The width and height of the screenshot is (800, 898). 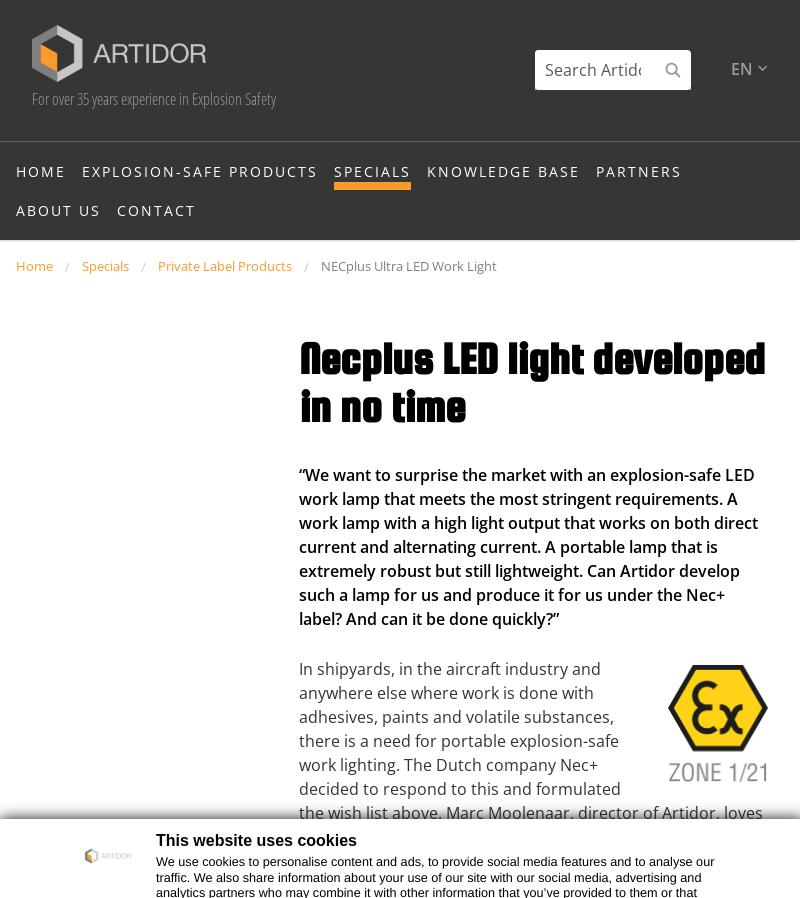 I want to click on 'en', so click(x=741, y=87).